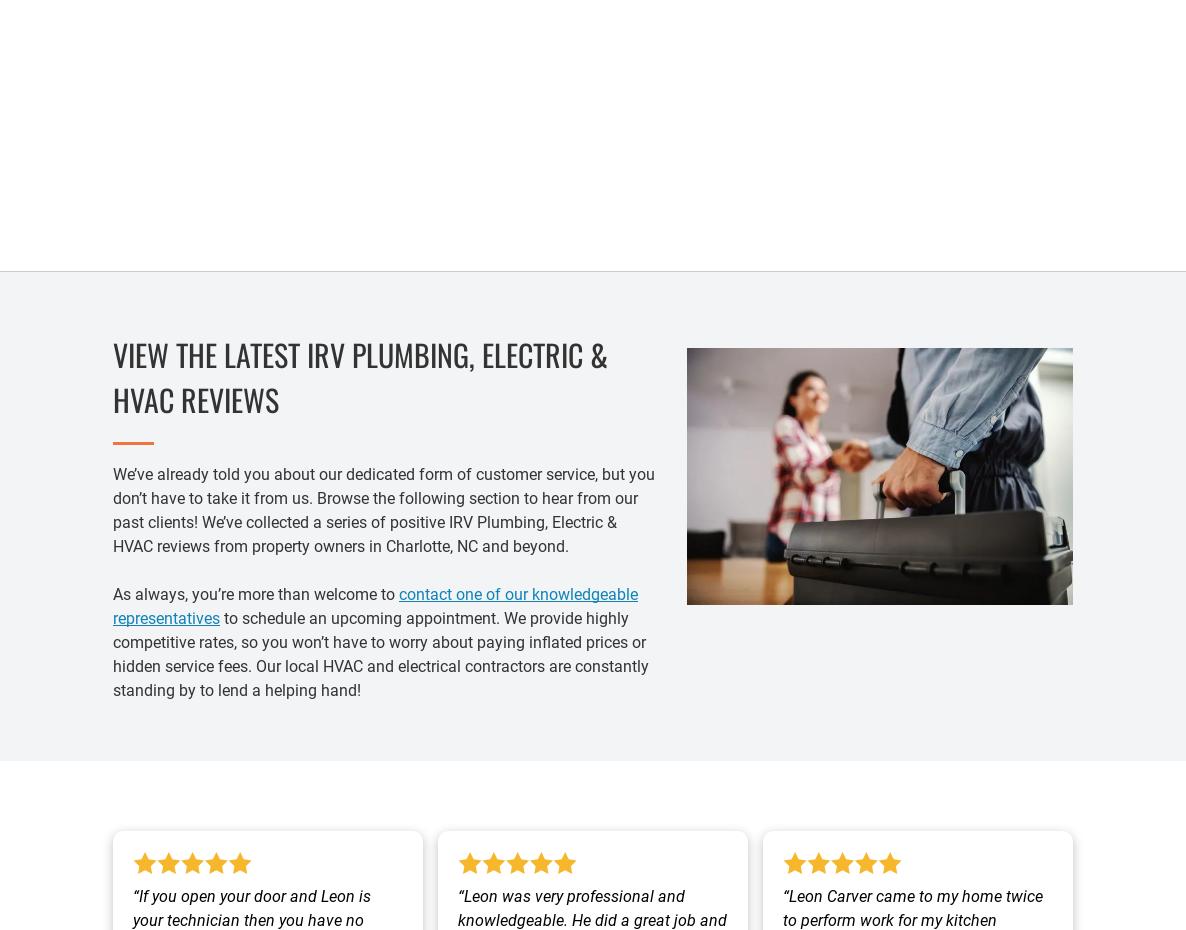  What do you see at coordinates (365, 171) in the screenshot?
I see `'service panel upgrades'` at bounding box center [365, 171].